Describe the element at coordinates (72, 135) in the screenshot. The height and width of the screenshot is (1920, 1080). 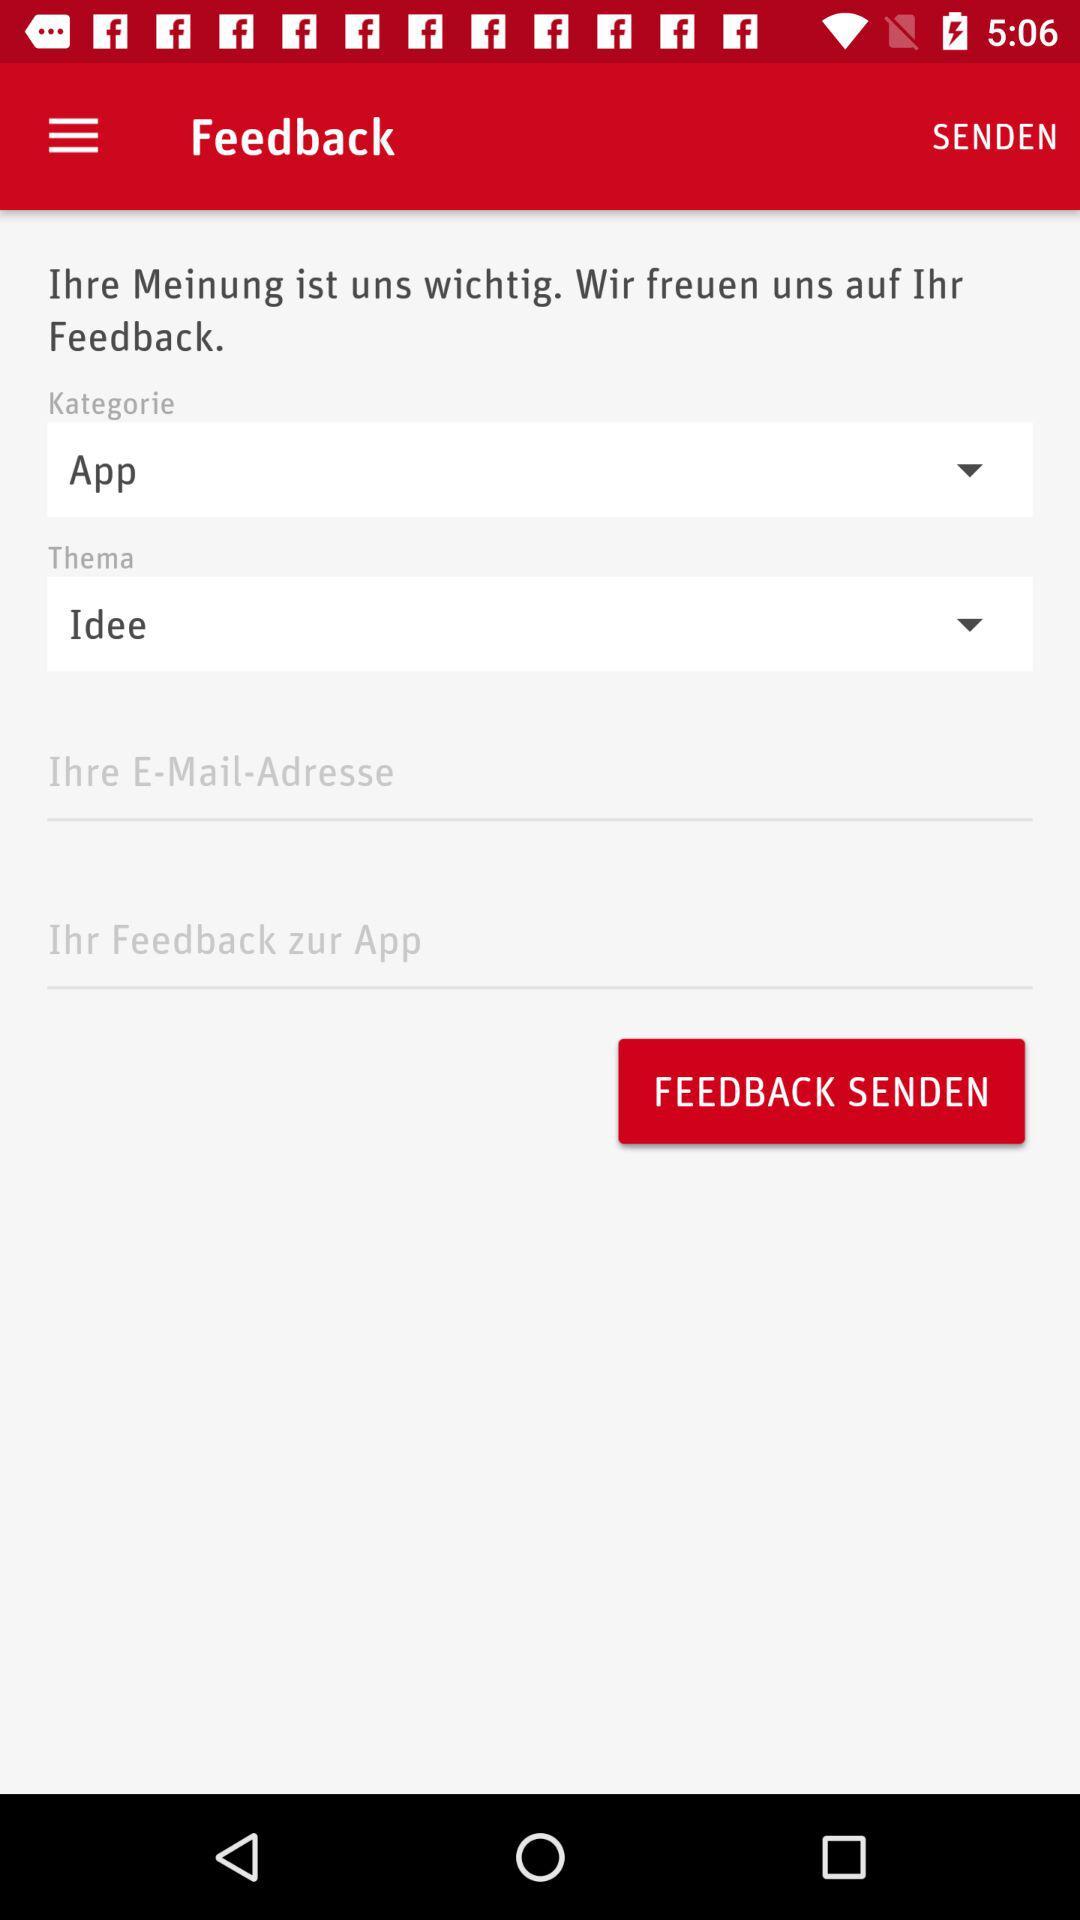
I see `the icon next to feedback icon` at that location.